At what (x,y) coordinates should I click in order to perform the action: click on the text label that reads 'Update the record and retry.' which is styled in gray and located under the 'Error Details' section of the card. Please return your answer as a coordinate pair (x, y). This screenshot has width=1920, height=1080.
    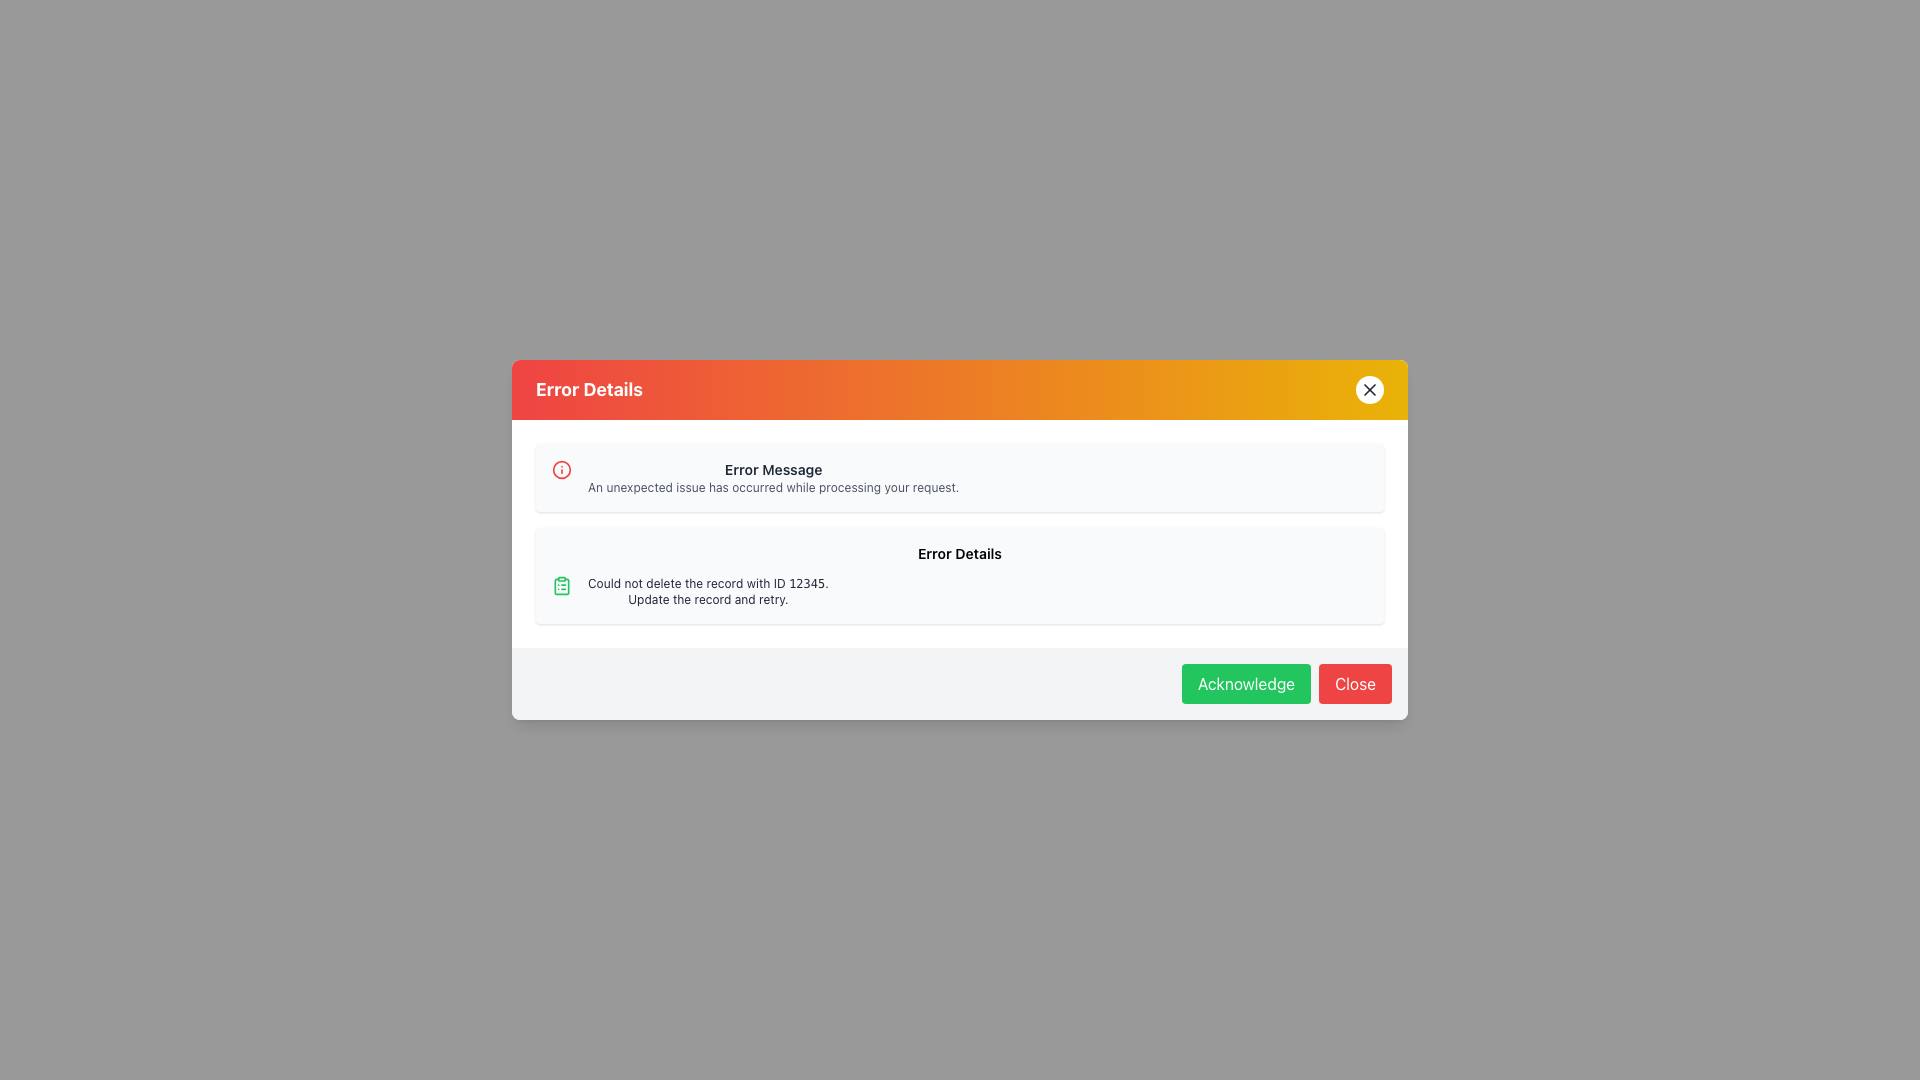
    Looking at the image, I should click on (708, 599).